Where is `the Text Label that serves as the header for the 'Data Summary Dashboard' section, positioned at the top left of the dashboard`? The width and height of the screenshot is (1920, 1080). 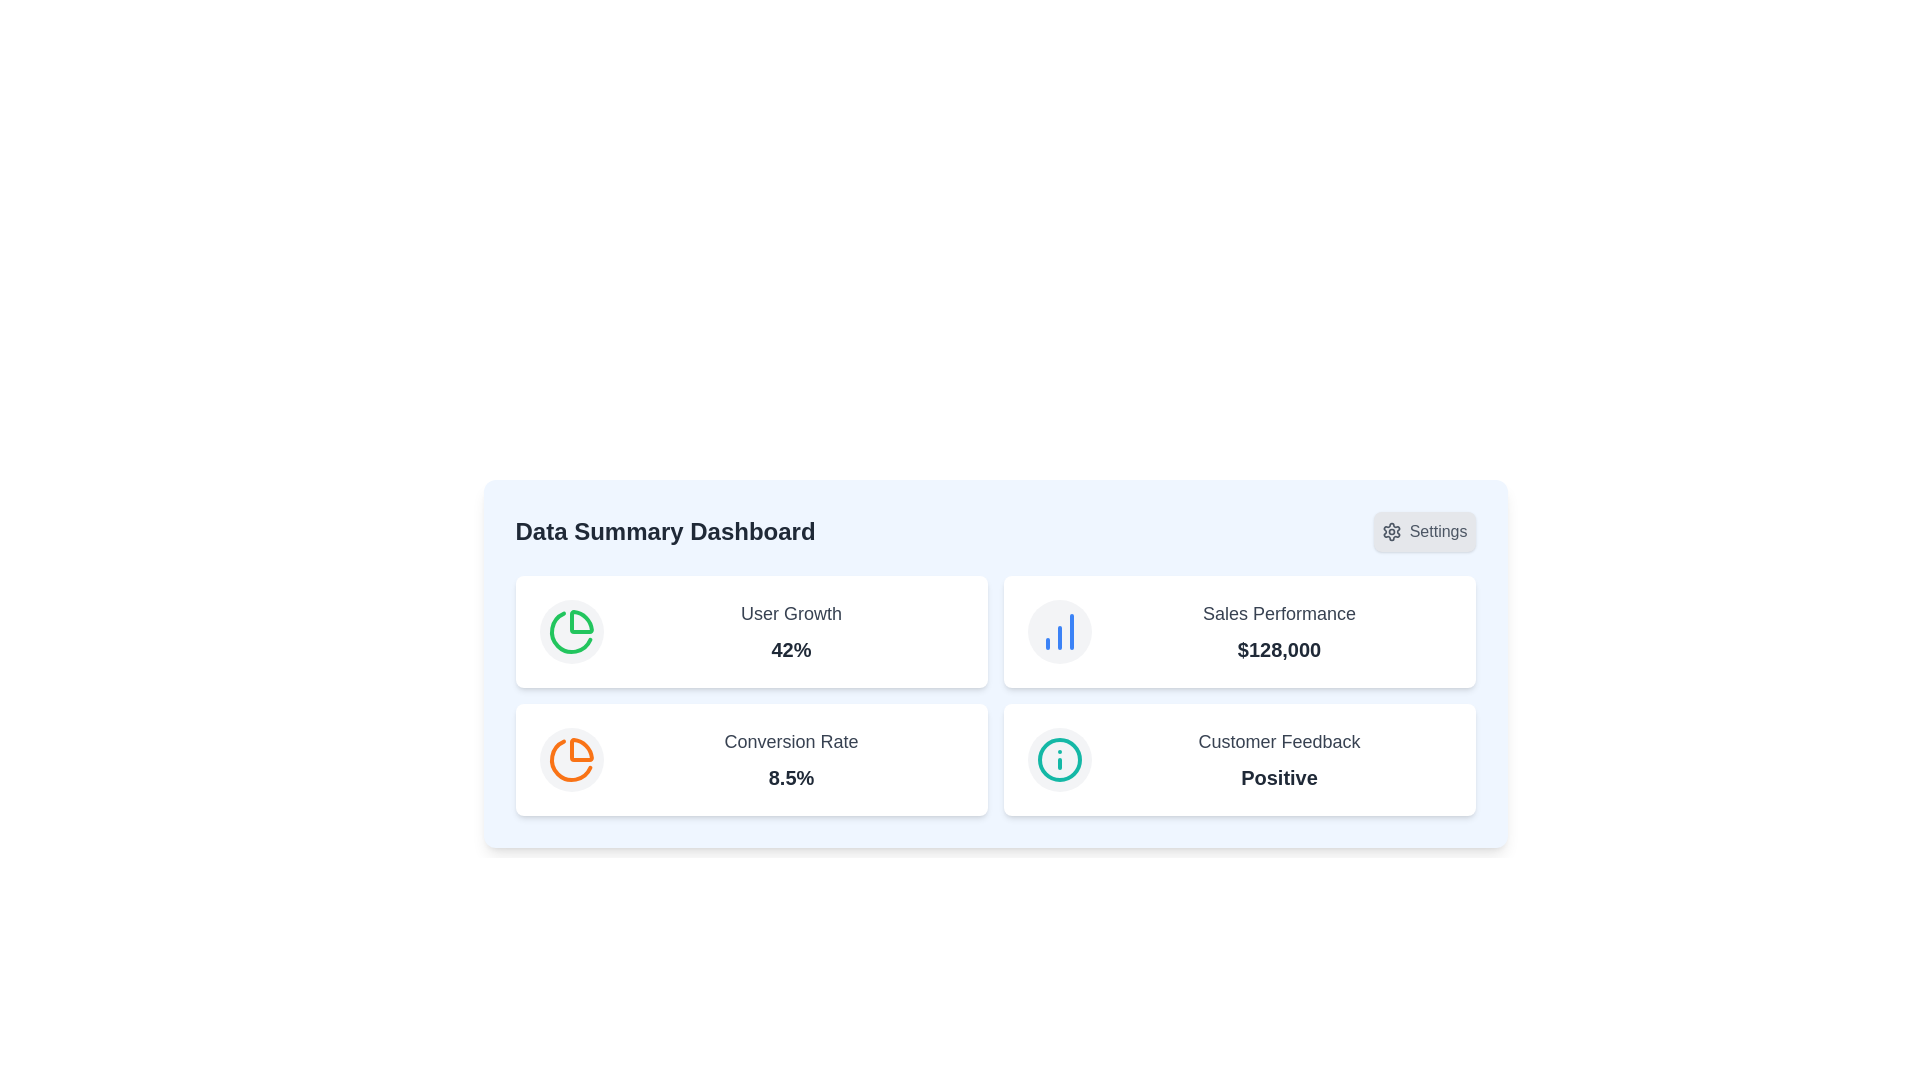 the Text Label that serves as the header for the 'Data Summary Dashboard' section, positioned at the top left of the dashboard is located at coordinates (665, 531).